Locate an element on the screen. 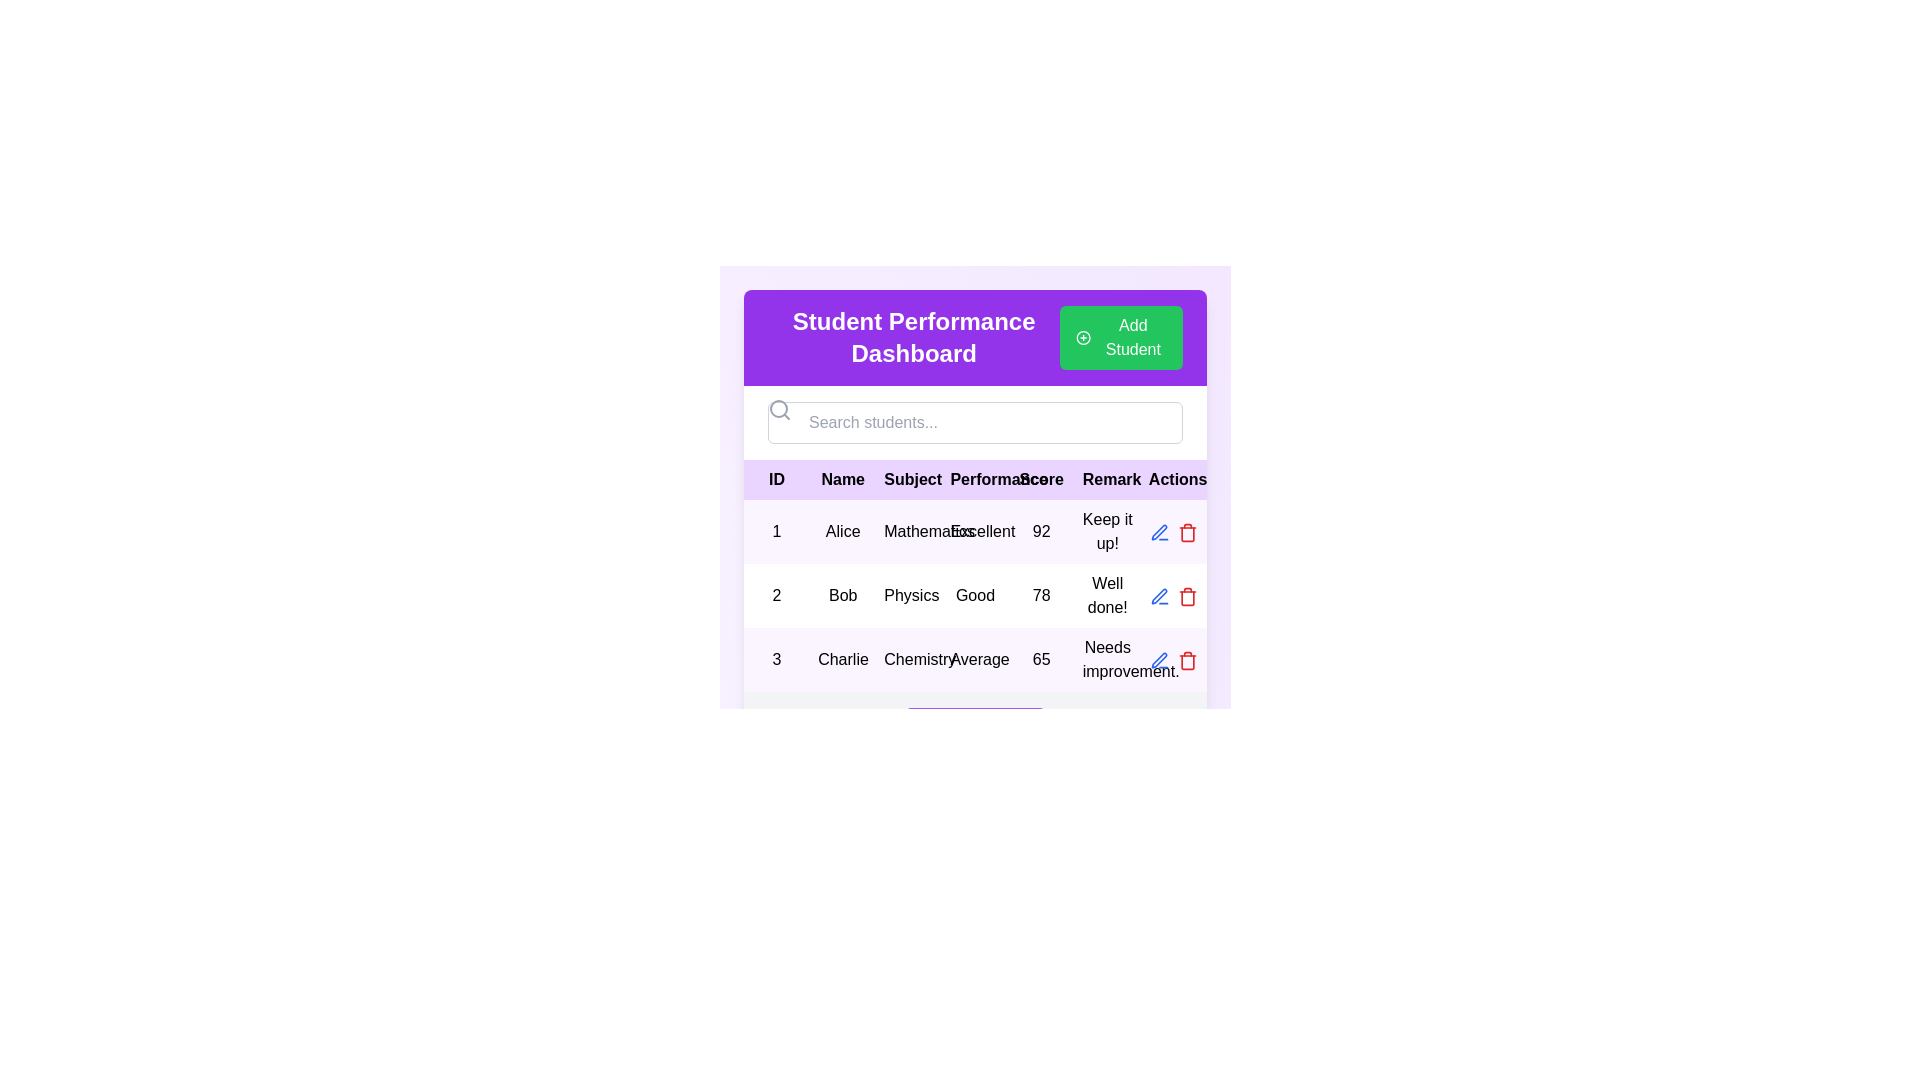 The height and width of the screenshot is (1080, 1920). text content of the static label displaying 'Bob's performance rating in Physics', located in the second row of the table under the 'Performance' column is located at coordinates (975, 595).